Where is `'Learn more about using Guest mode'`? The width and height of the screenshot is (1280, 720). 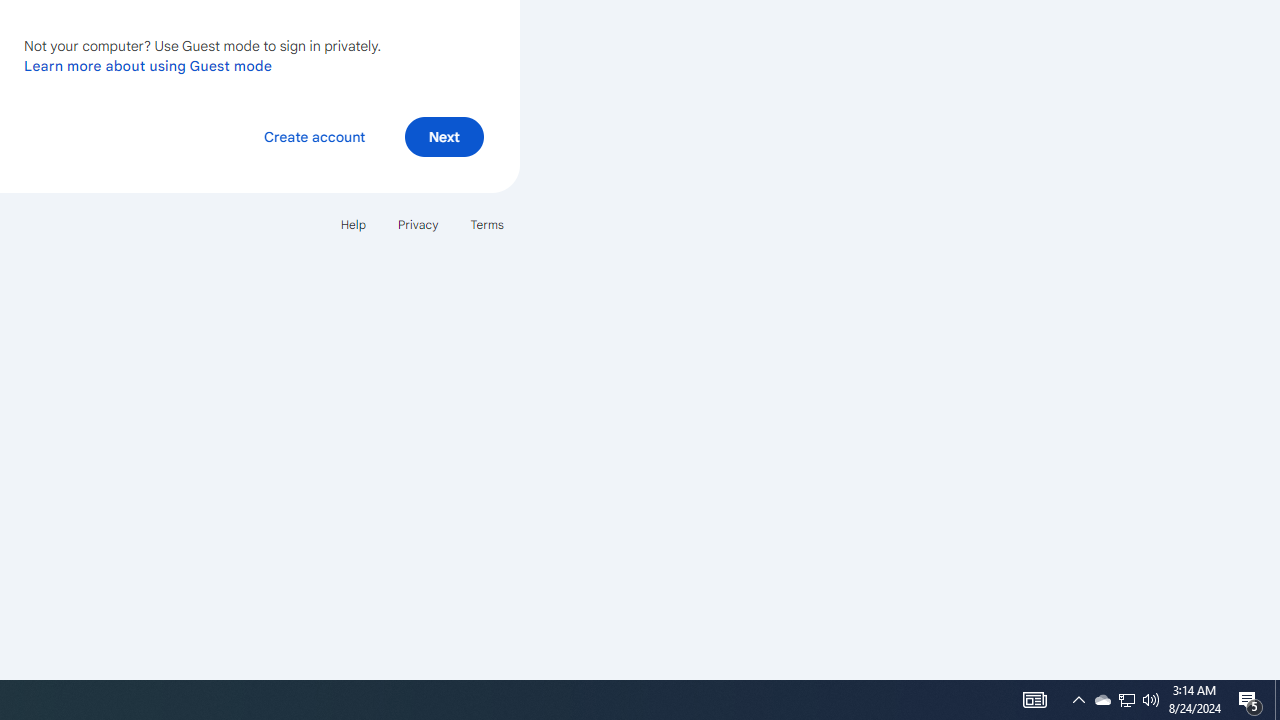
'Learn more about using Guest mode' is located at coordinates (147, 64).